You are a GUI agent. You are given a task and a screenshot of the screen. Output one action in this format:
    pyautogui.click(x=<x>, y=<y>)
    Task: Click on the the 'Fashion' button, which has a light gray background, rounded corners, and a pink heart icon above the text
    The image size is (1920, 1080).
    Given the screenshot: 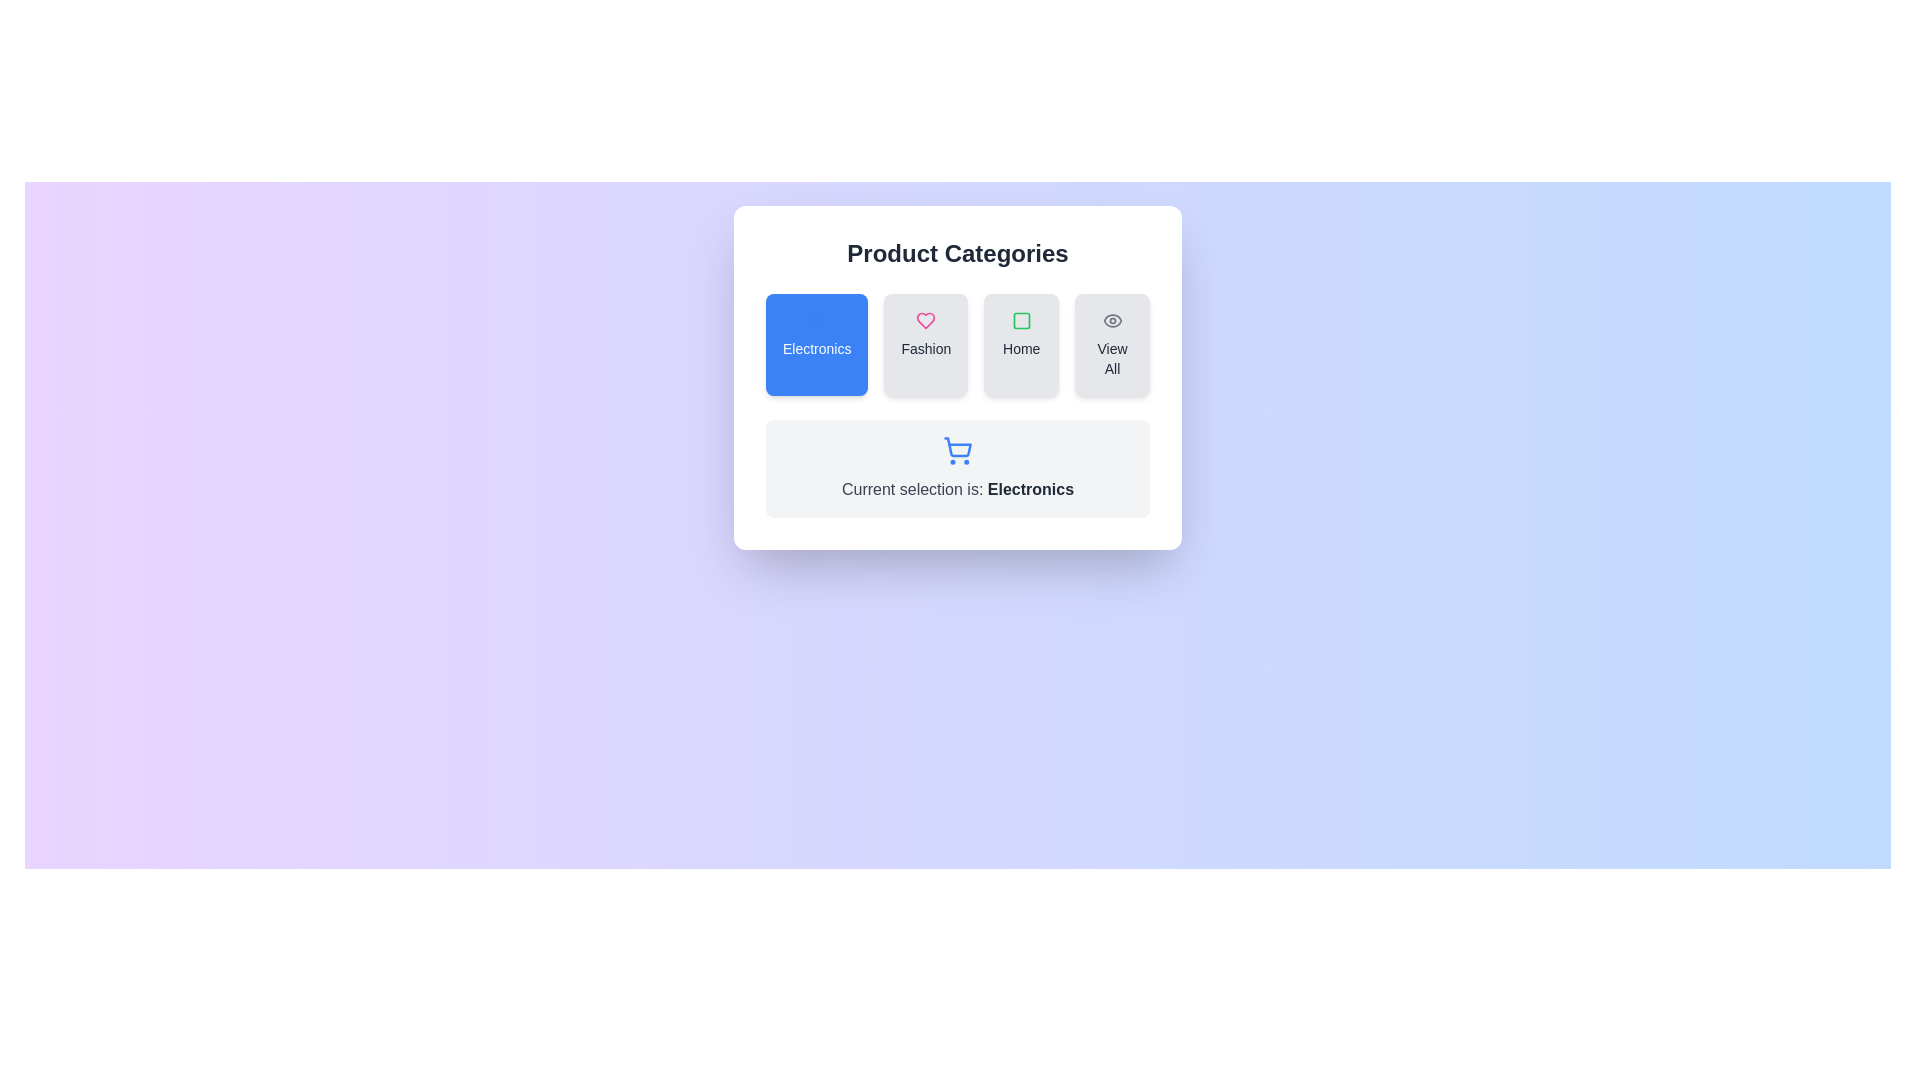 What is the action you would take?
    pyautogui.click(x=925, y=343)
    